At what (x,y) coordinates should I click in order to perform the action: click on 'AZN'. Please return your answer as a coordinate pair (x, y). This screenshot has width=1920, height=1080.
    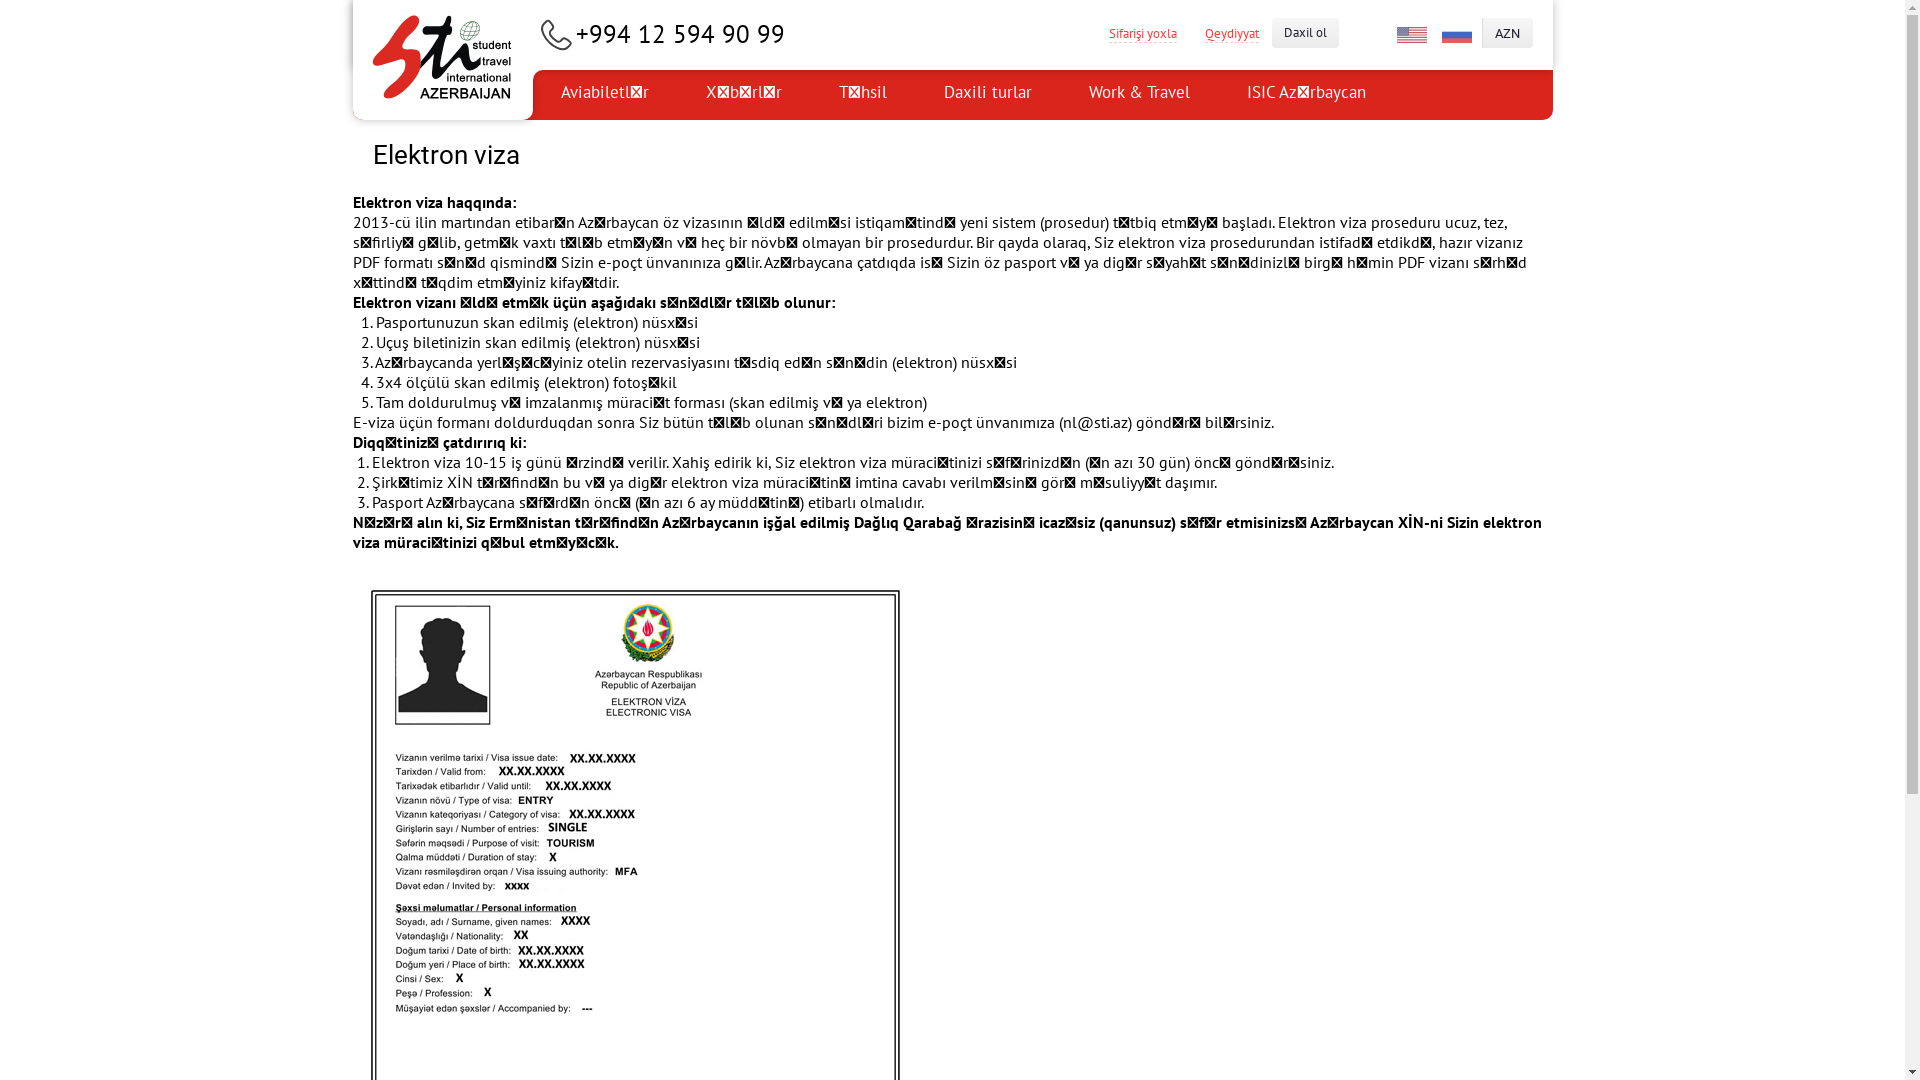
    Looking at the image, I should click on (1507, 33).